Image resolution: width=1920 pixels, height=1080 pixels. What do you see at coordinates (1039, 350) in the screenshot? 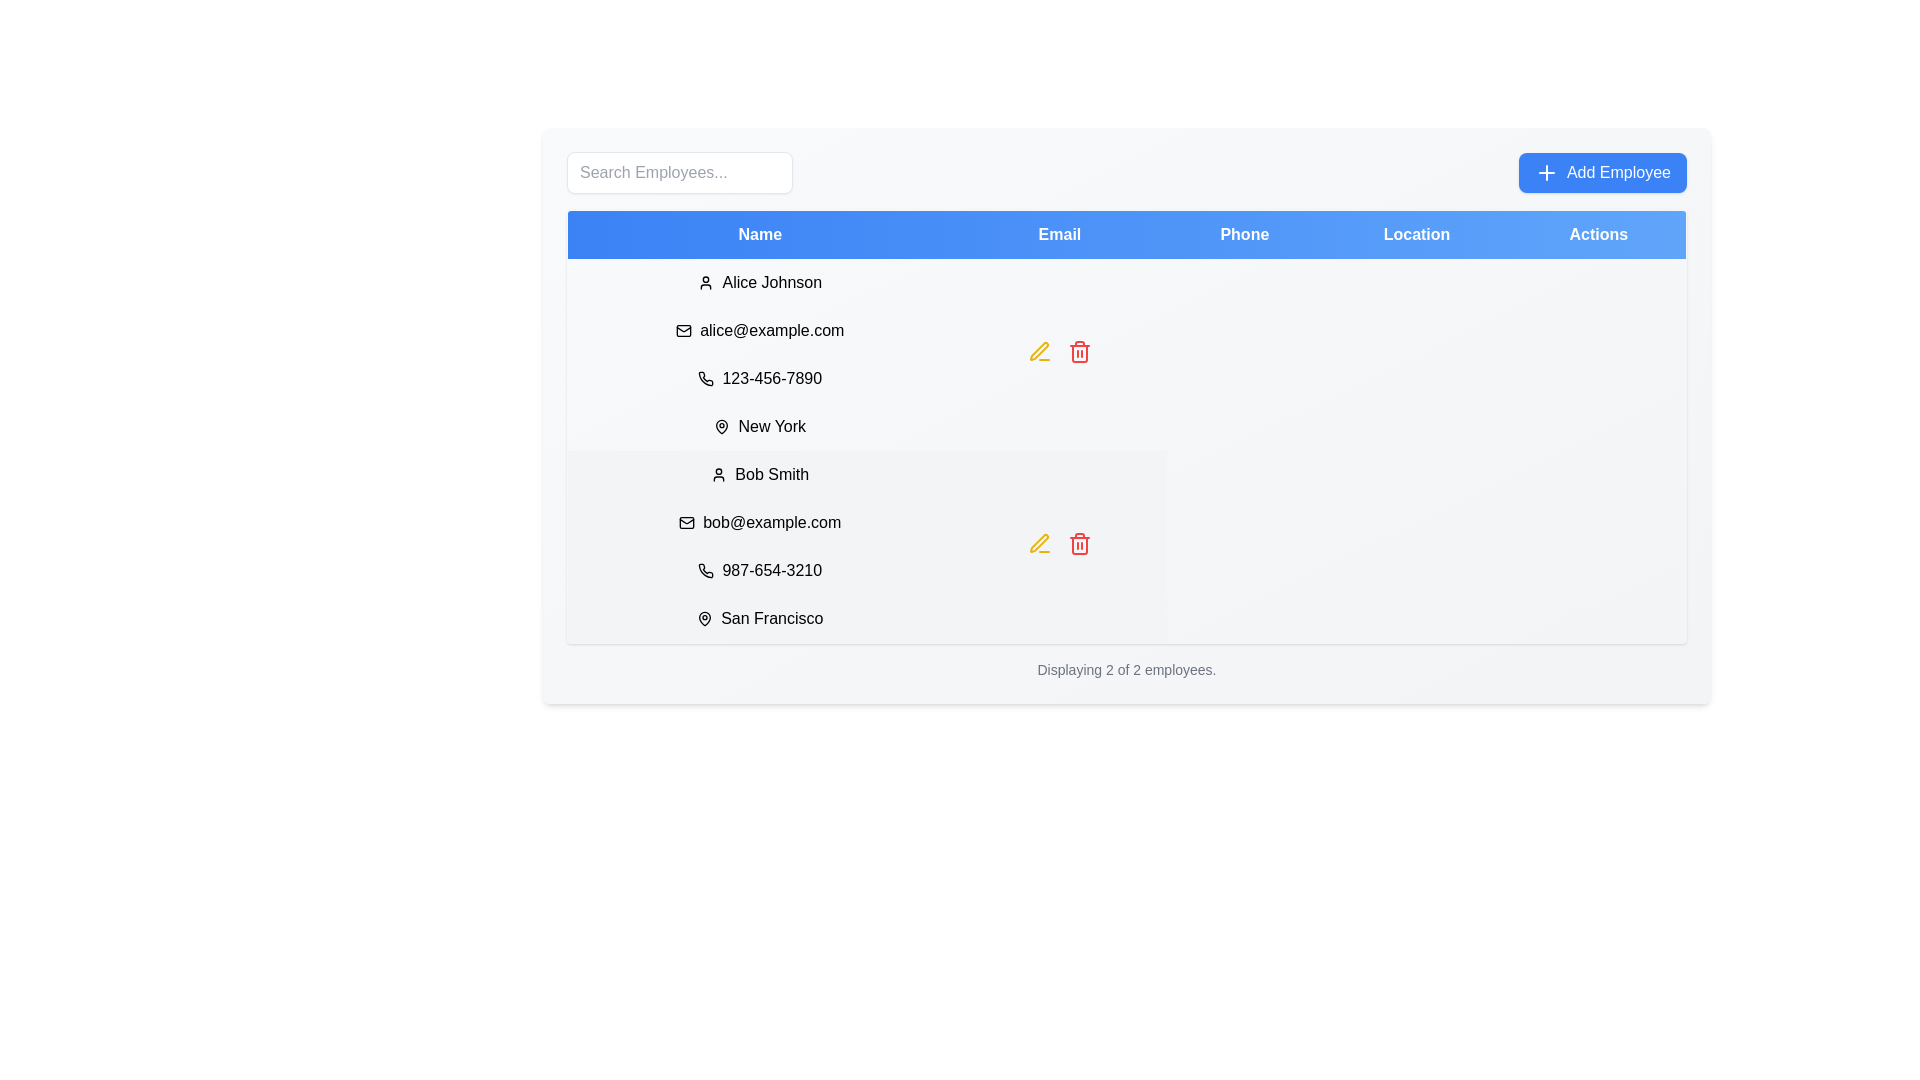
I see `the edit icon button located in the second row of the actions column for the user 'Bob Smith'` at bounding box center [1039, 350].